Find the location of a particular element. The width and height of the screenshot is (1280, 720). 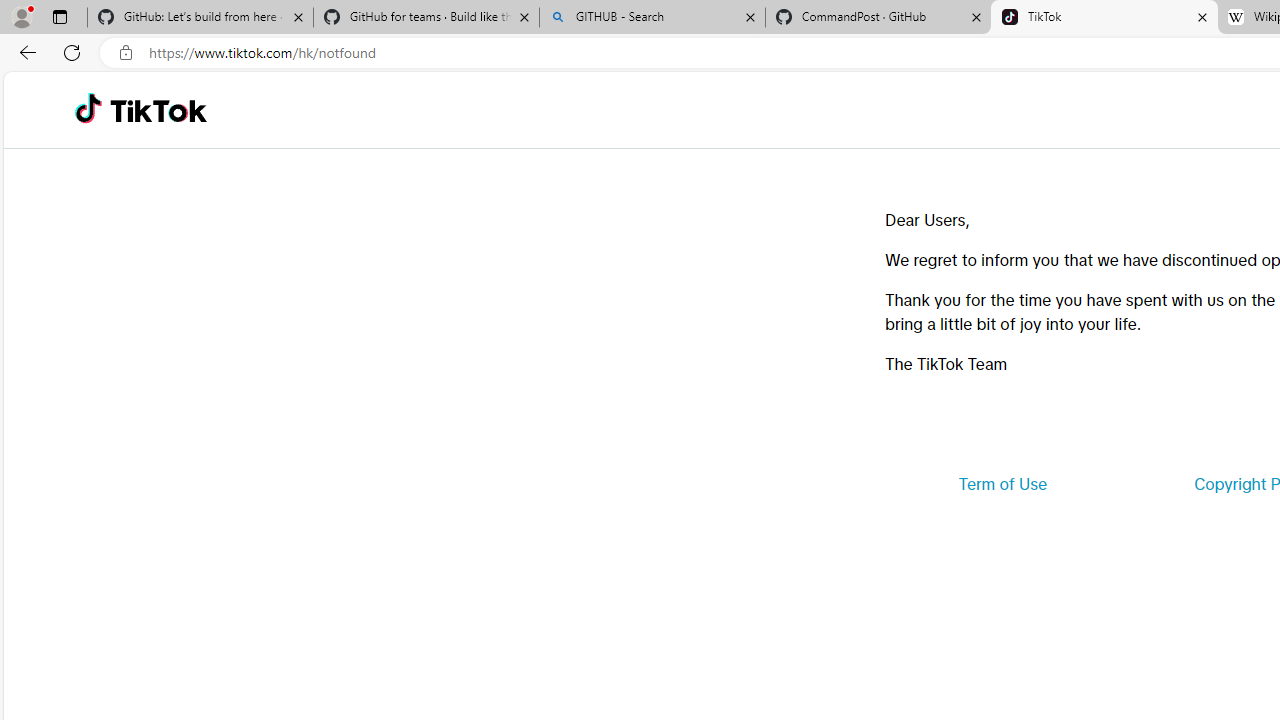

'View site information' is located at coordinates (125, 52).